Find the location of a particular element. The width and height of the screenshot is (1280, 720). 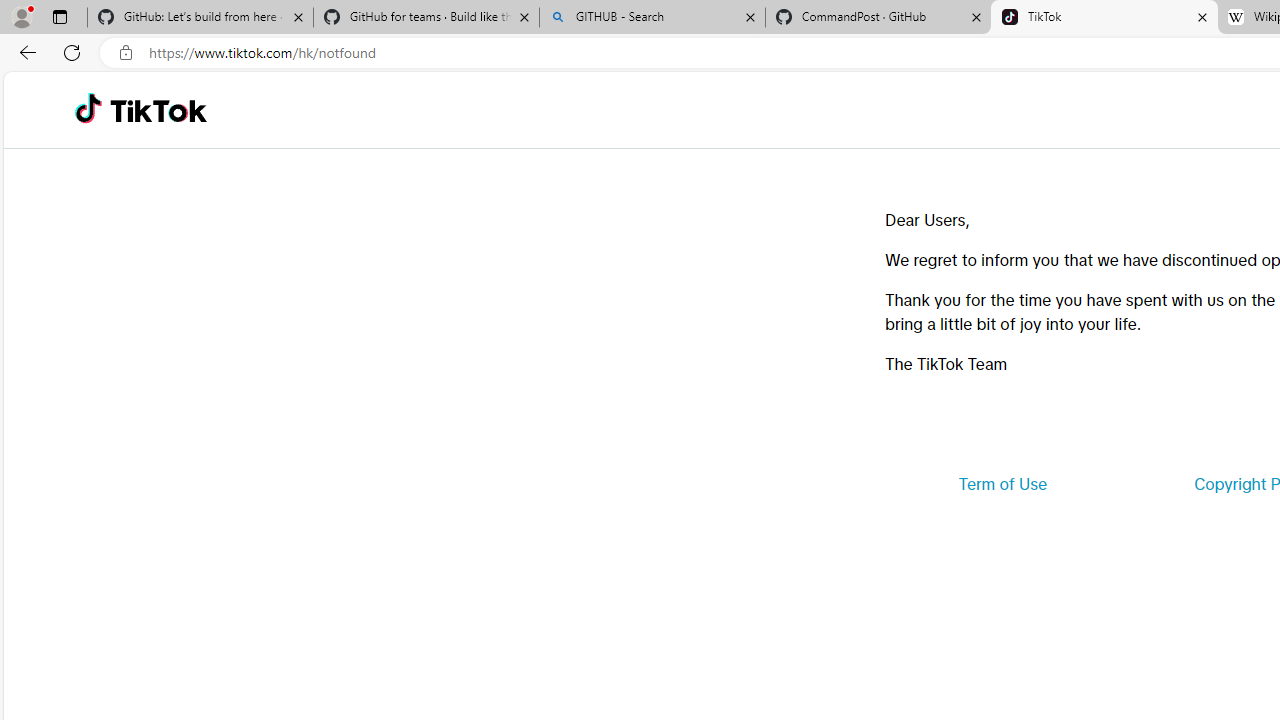

'View site information' is located at coordinates (125, 52).